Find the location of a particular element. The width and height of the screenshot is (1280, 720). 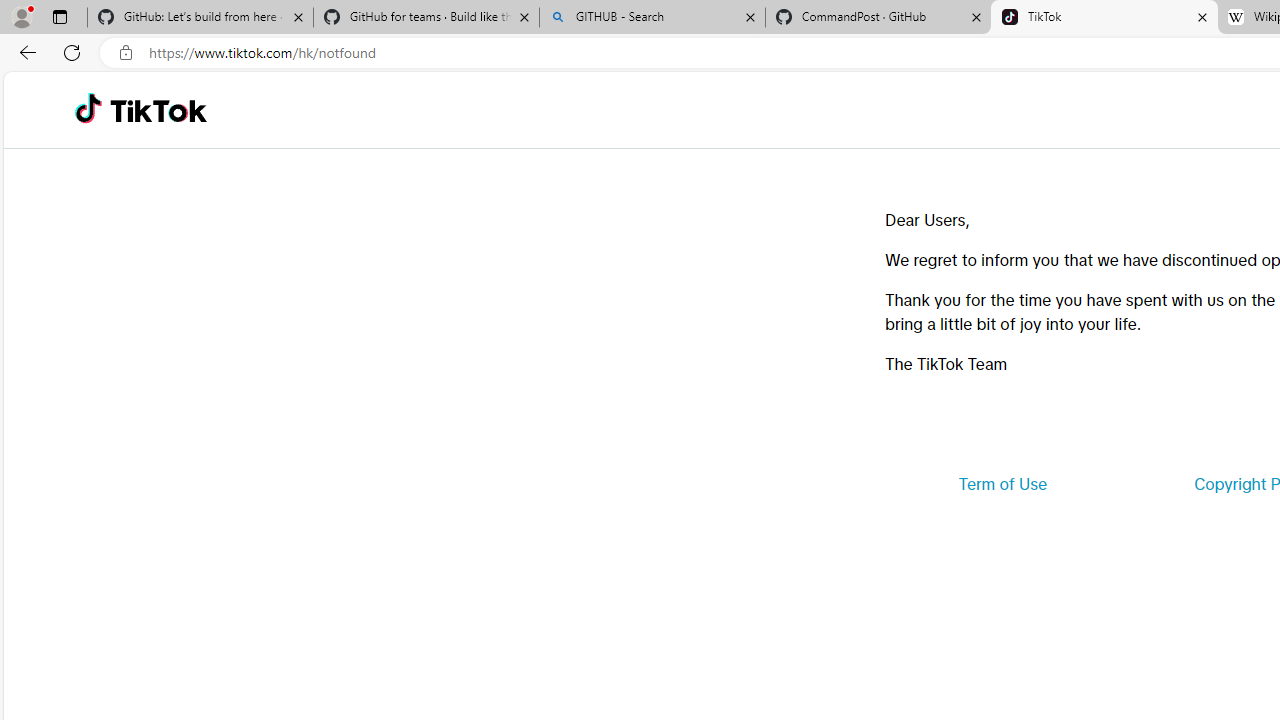

'View site information' is located at coordinates (125, 52).